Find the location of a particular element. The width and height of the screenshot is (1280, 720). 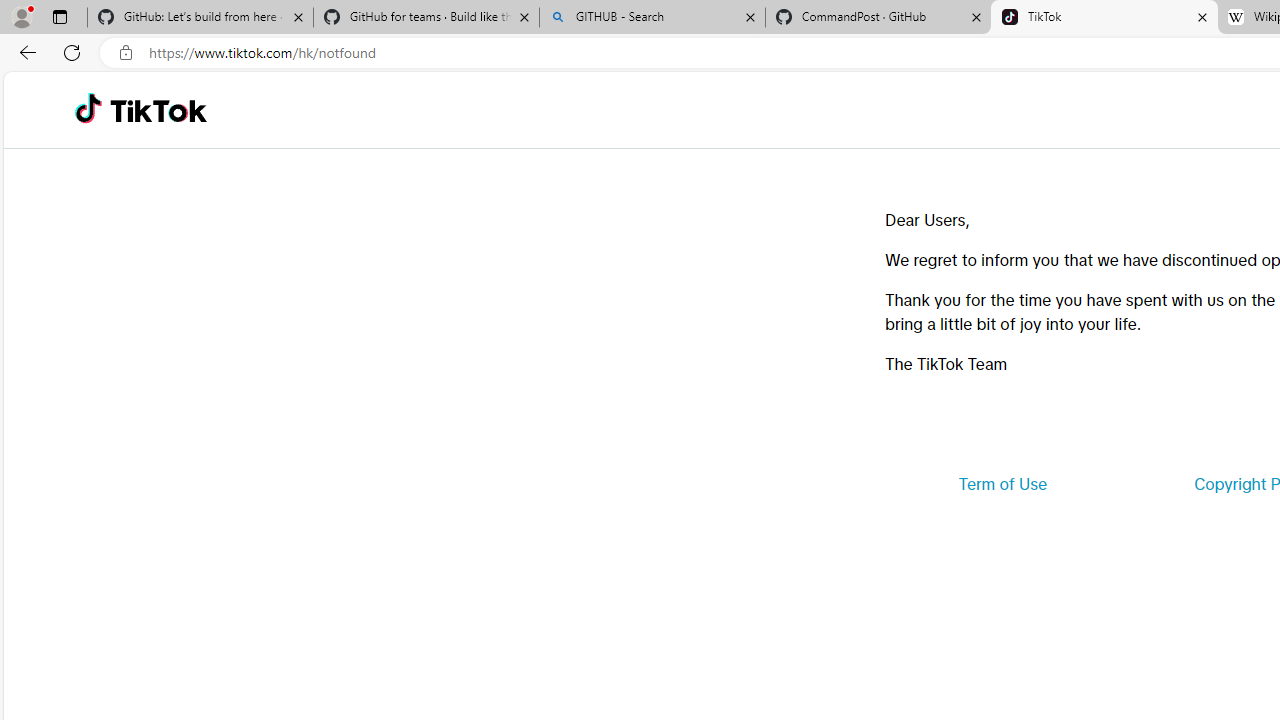

'View site information' is located at coordinates (125, 52).